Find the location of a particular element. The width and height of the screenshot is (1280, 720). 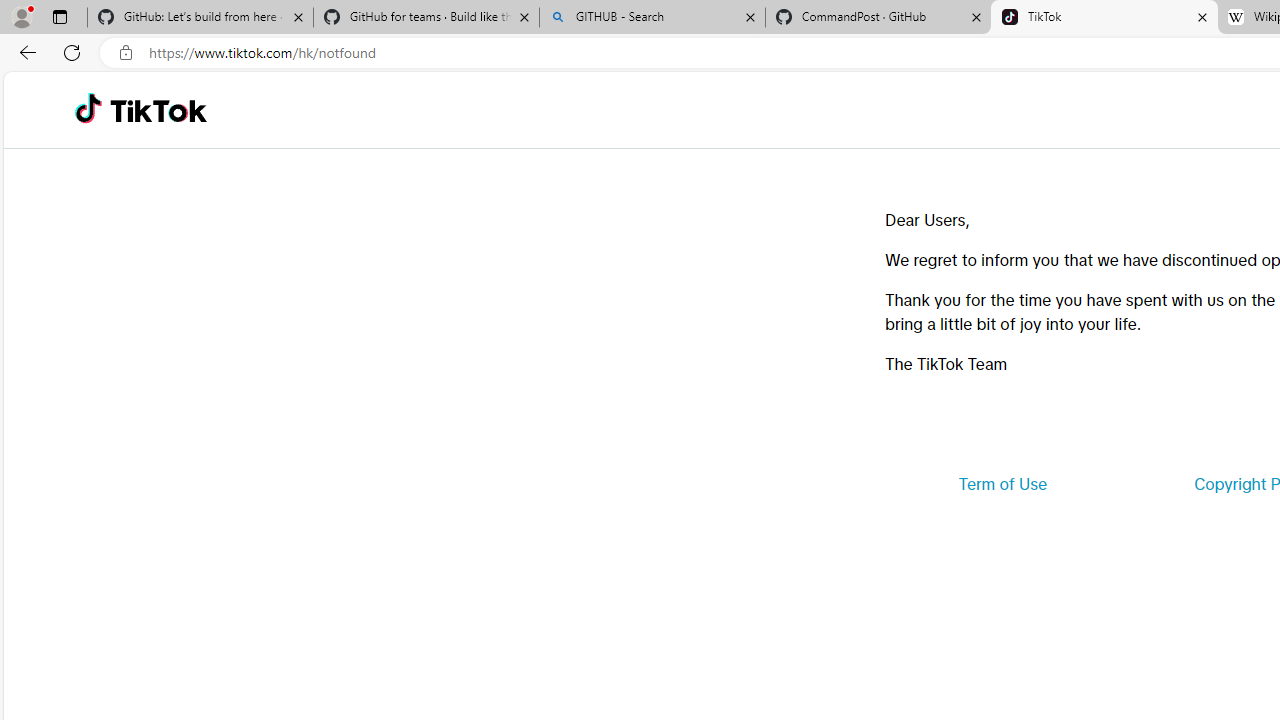

'View site information' is located at coordinates (125, 52).